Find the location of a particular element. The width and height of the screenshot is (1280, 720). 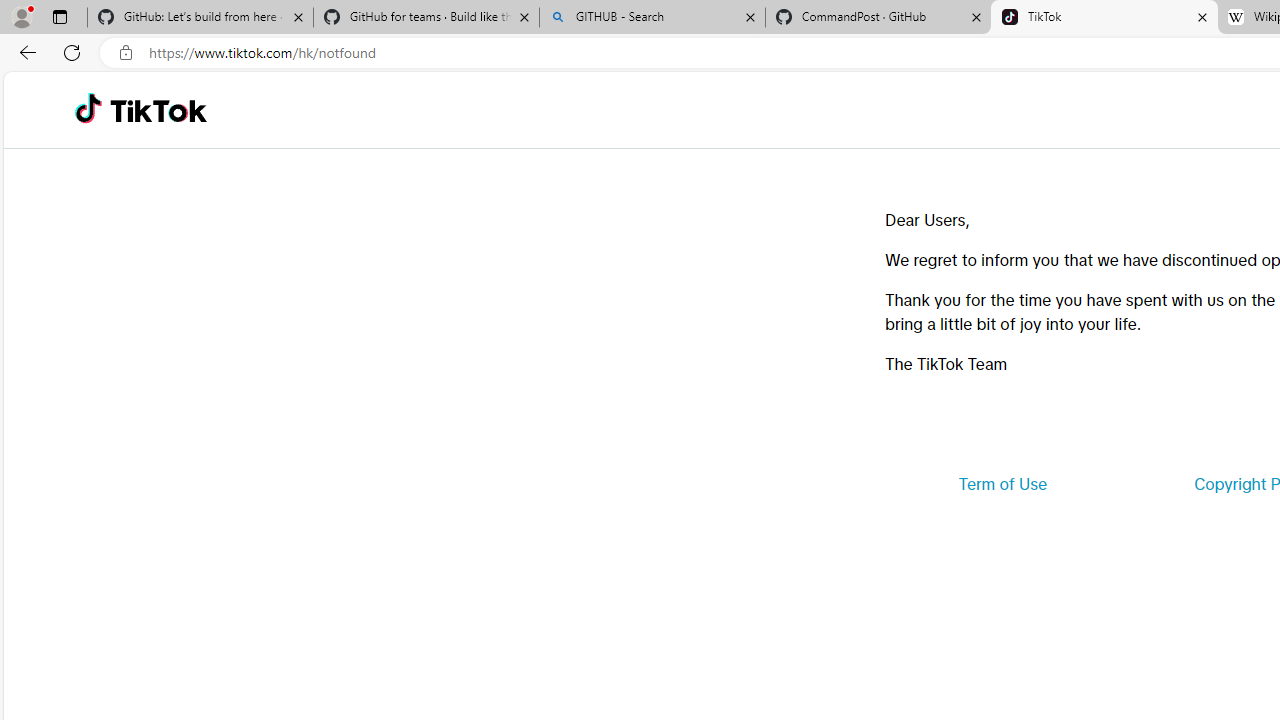

'View site information' is located at coordinates (125, 52).